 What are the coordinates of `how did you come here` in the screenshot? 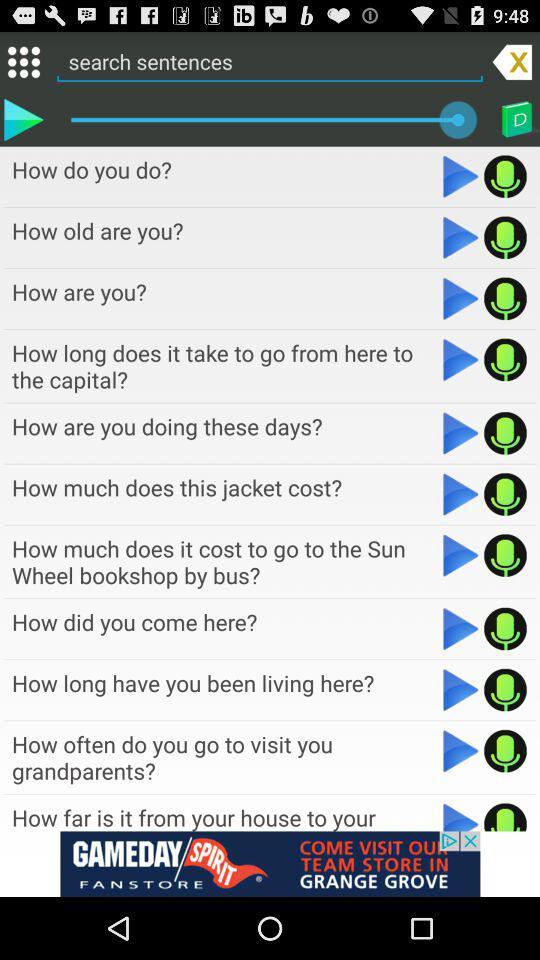 It's located at (461, 628).